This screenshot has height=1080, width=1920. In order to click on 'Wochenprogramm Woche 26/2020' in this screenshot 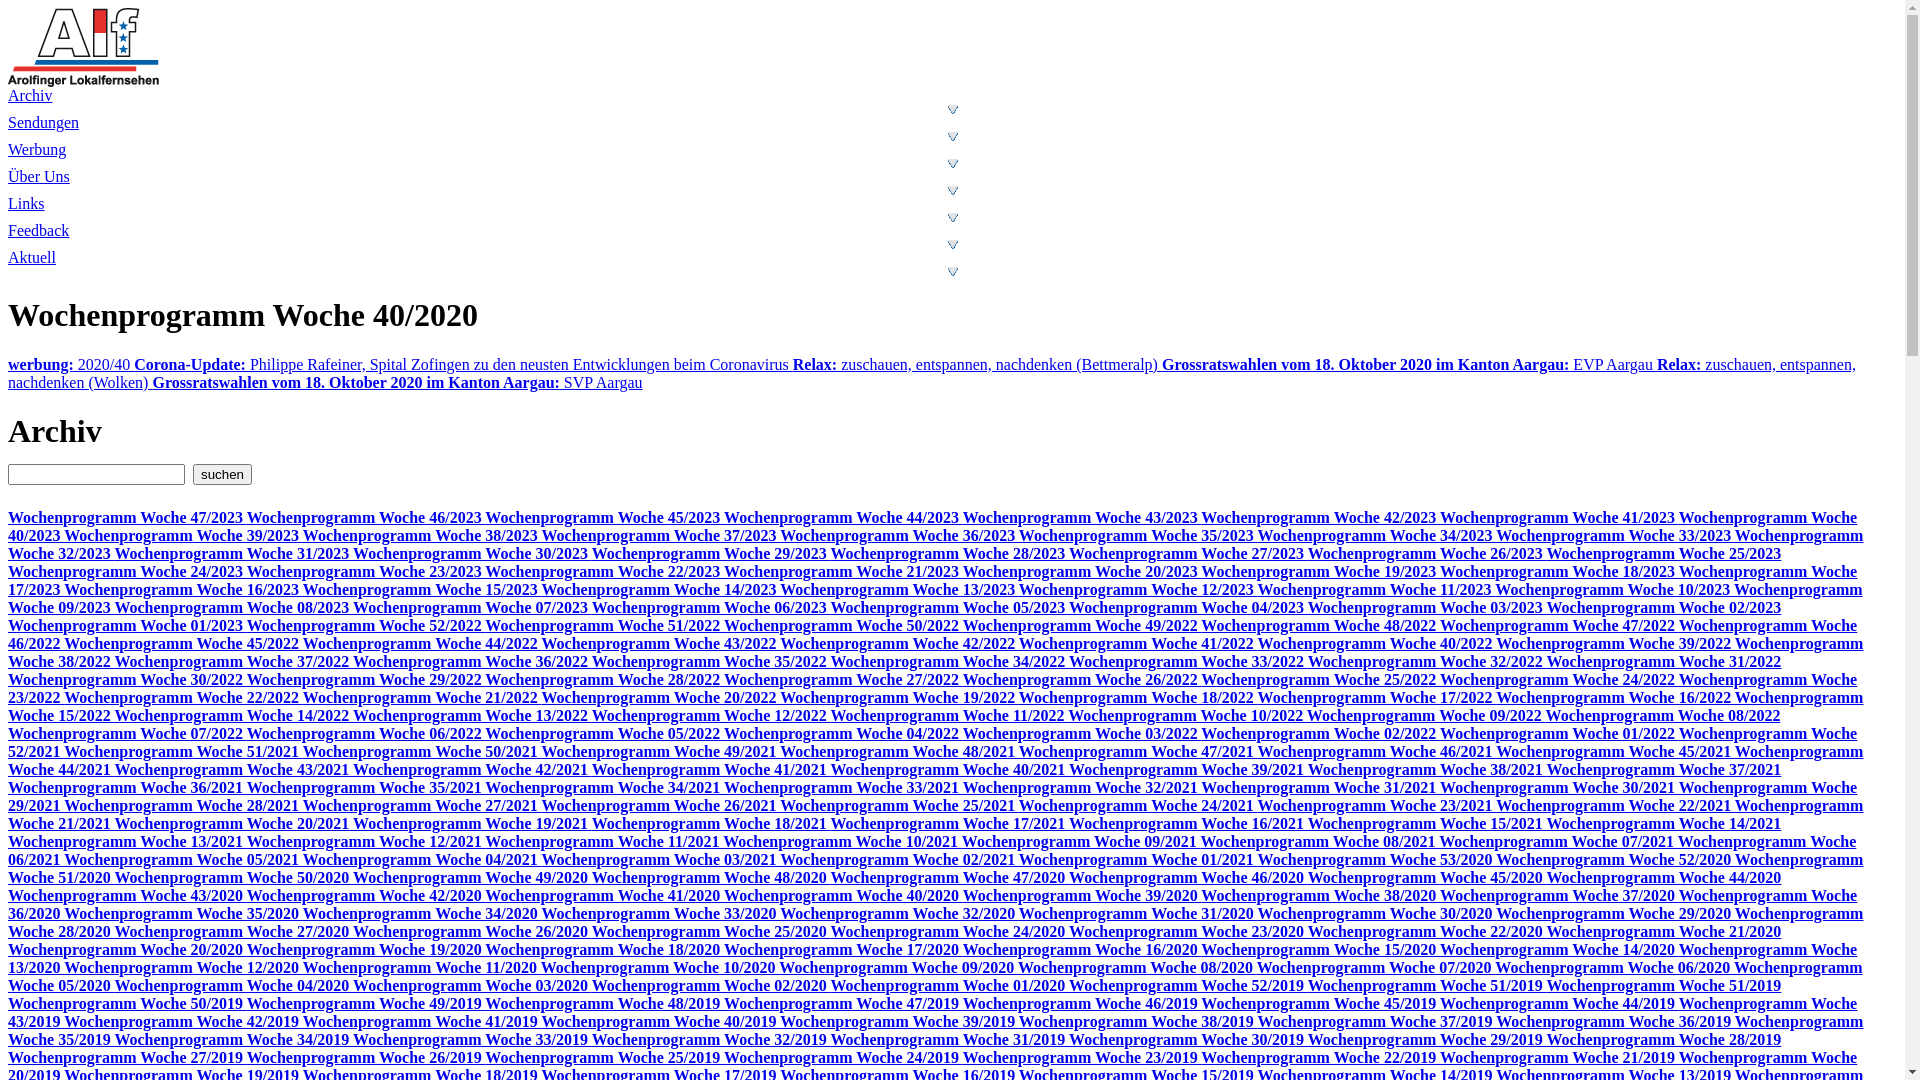, I will do `click(471, 931)`.